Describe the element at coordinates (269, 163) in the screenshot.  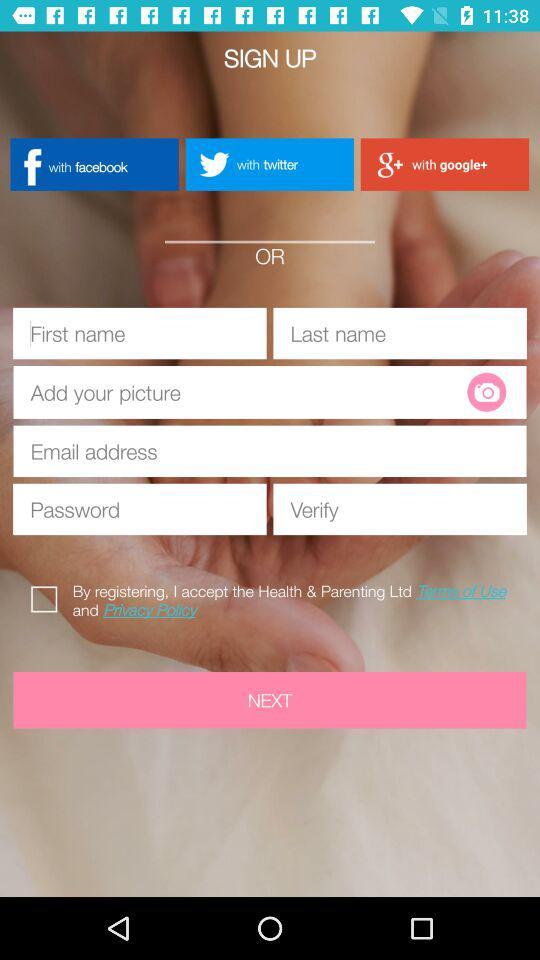
I see `the item to the left of with google+ button` at that location.